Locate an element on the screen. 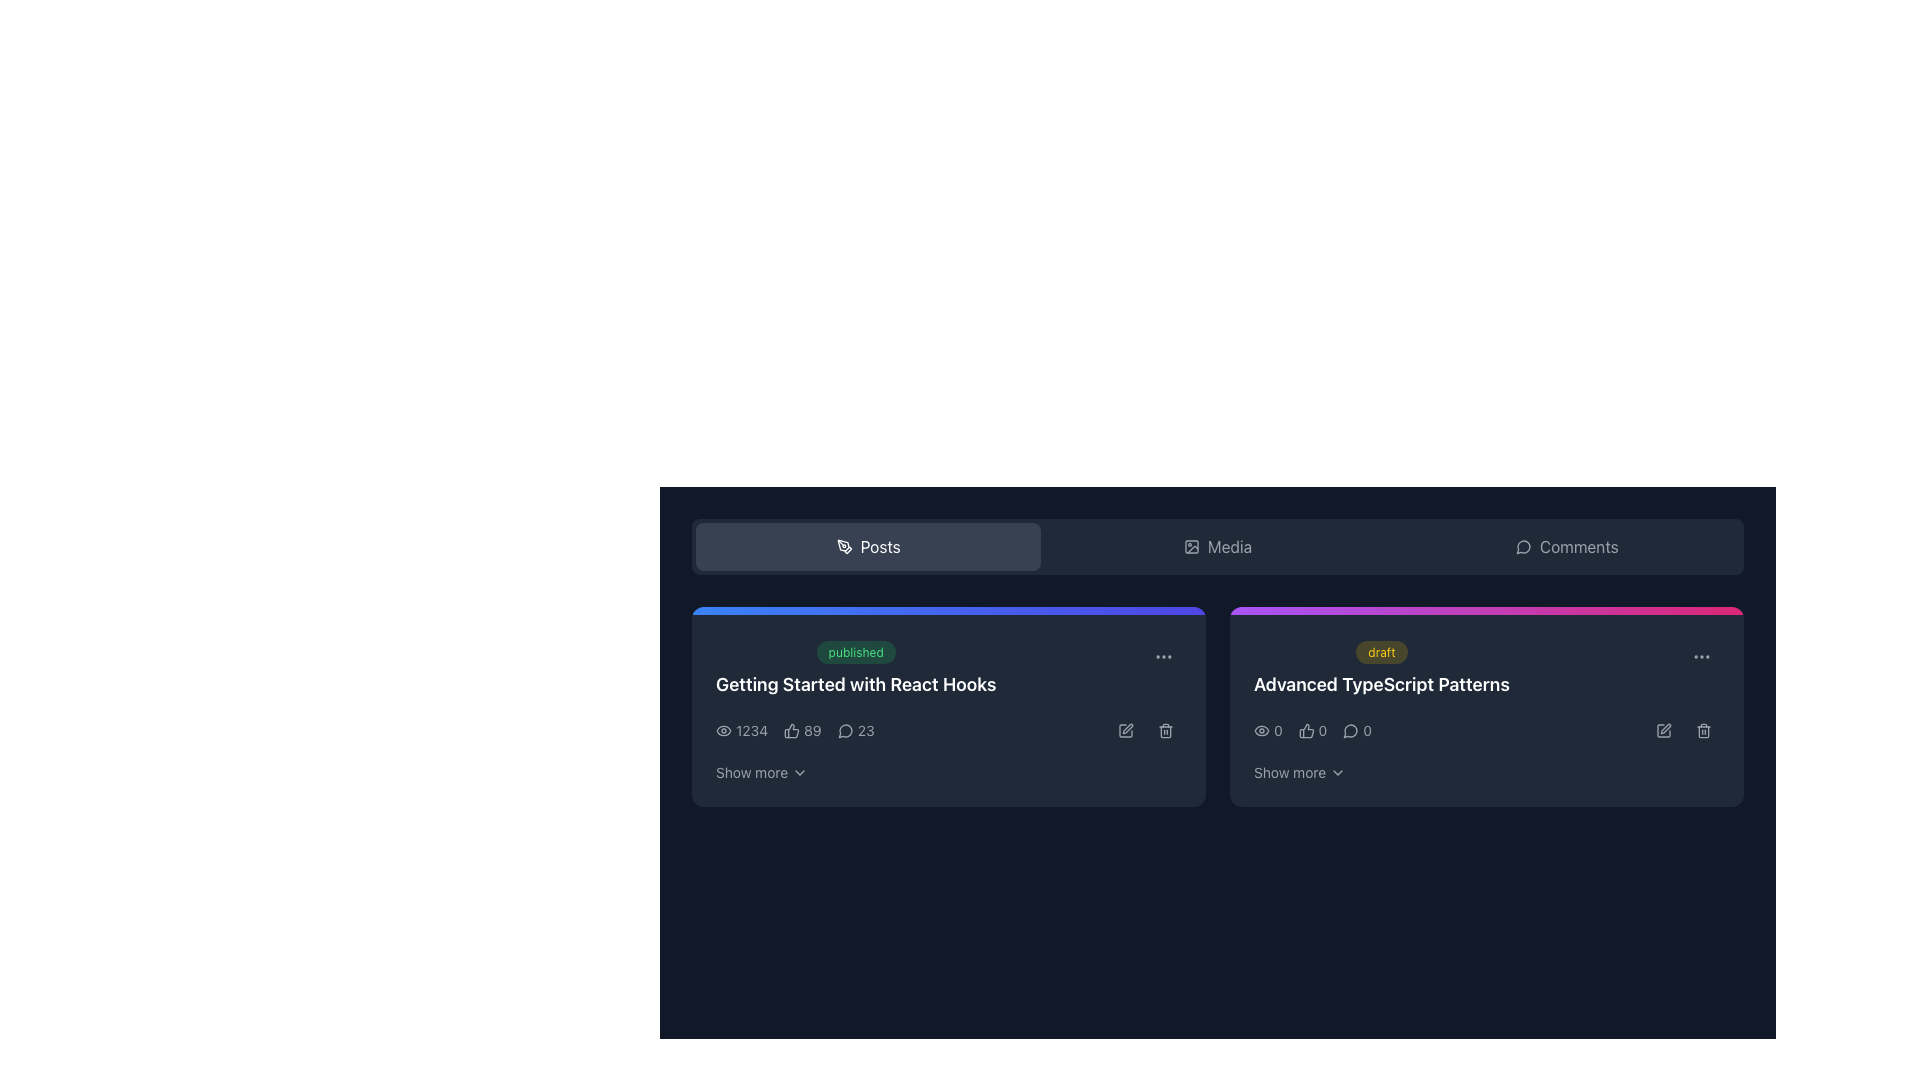  the circular button with a three-dot ellipsis icon located at the top-right corner of the 'Advanced TypeScript Patterns' card is located at coordinates (1701, 656).